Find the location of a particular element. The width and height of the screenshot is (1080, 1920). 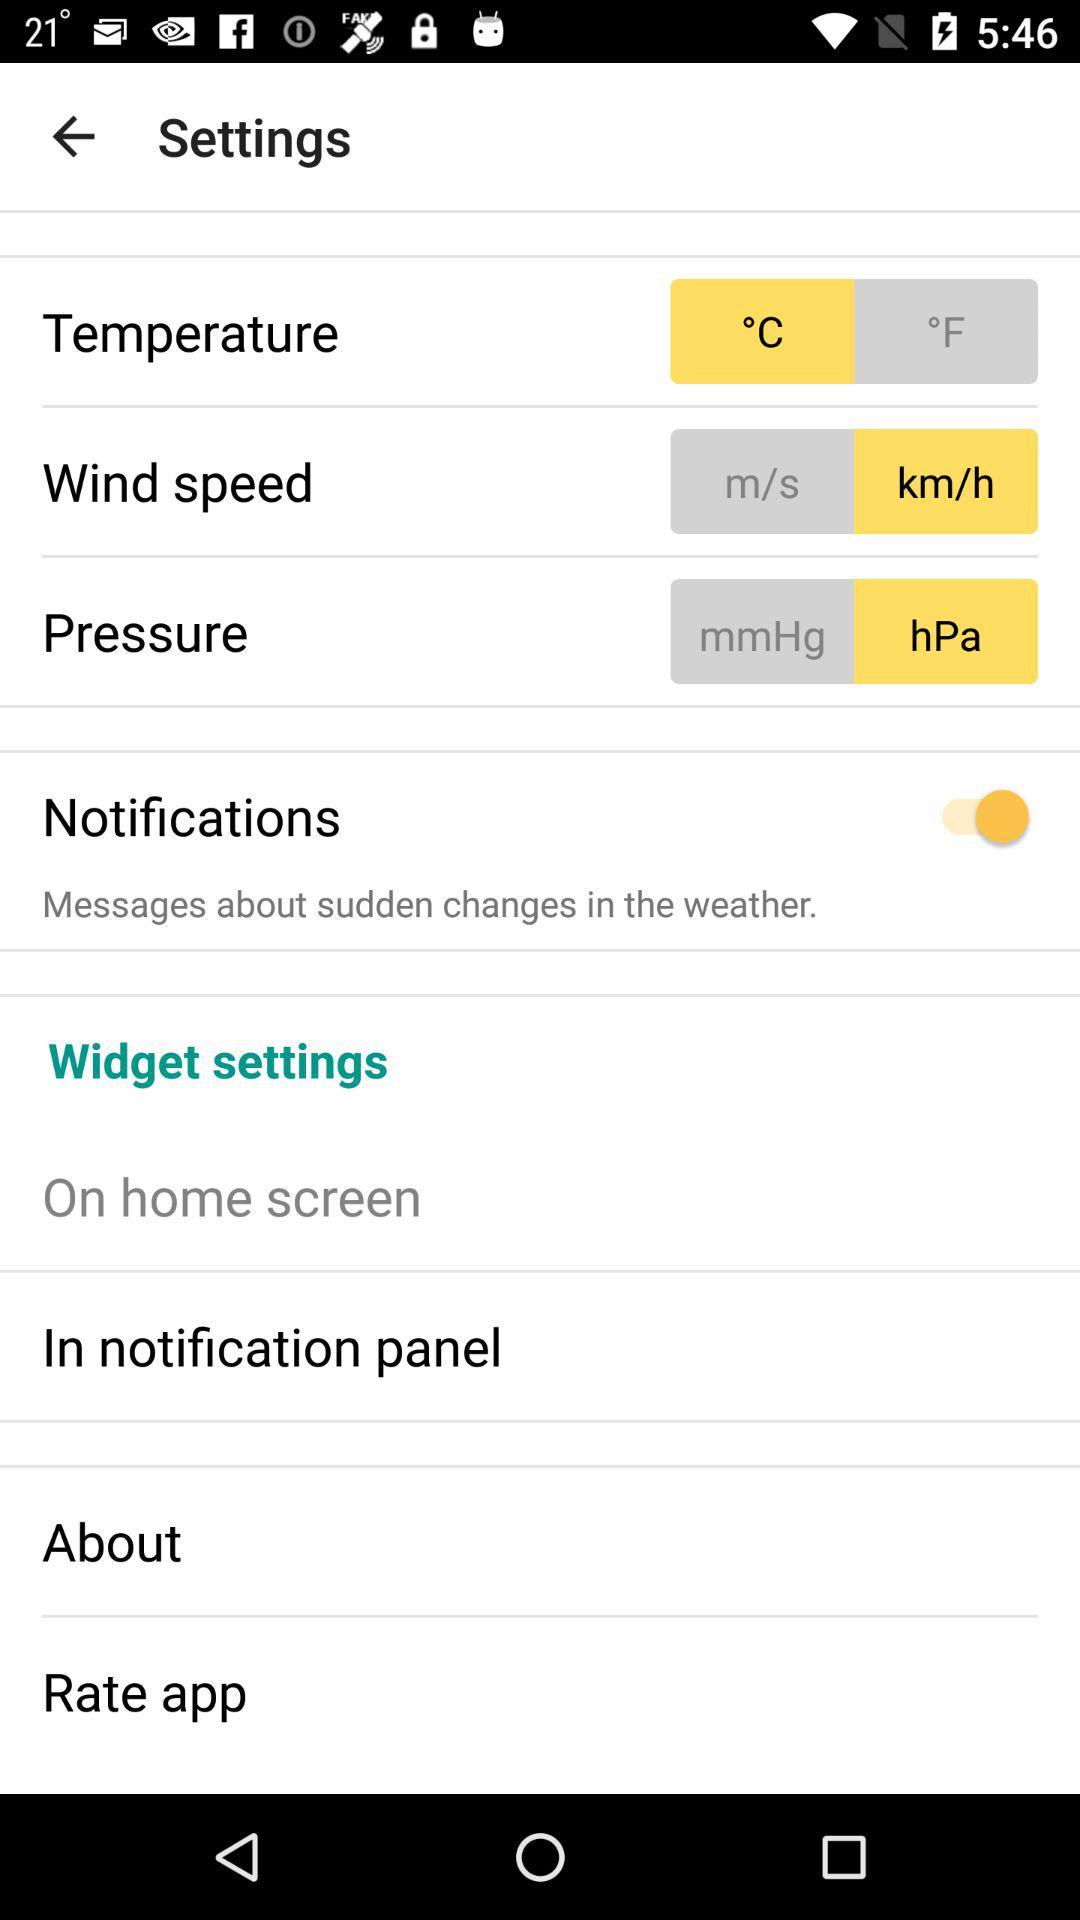

the on home screen item is located at coordinates (540, 1196).